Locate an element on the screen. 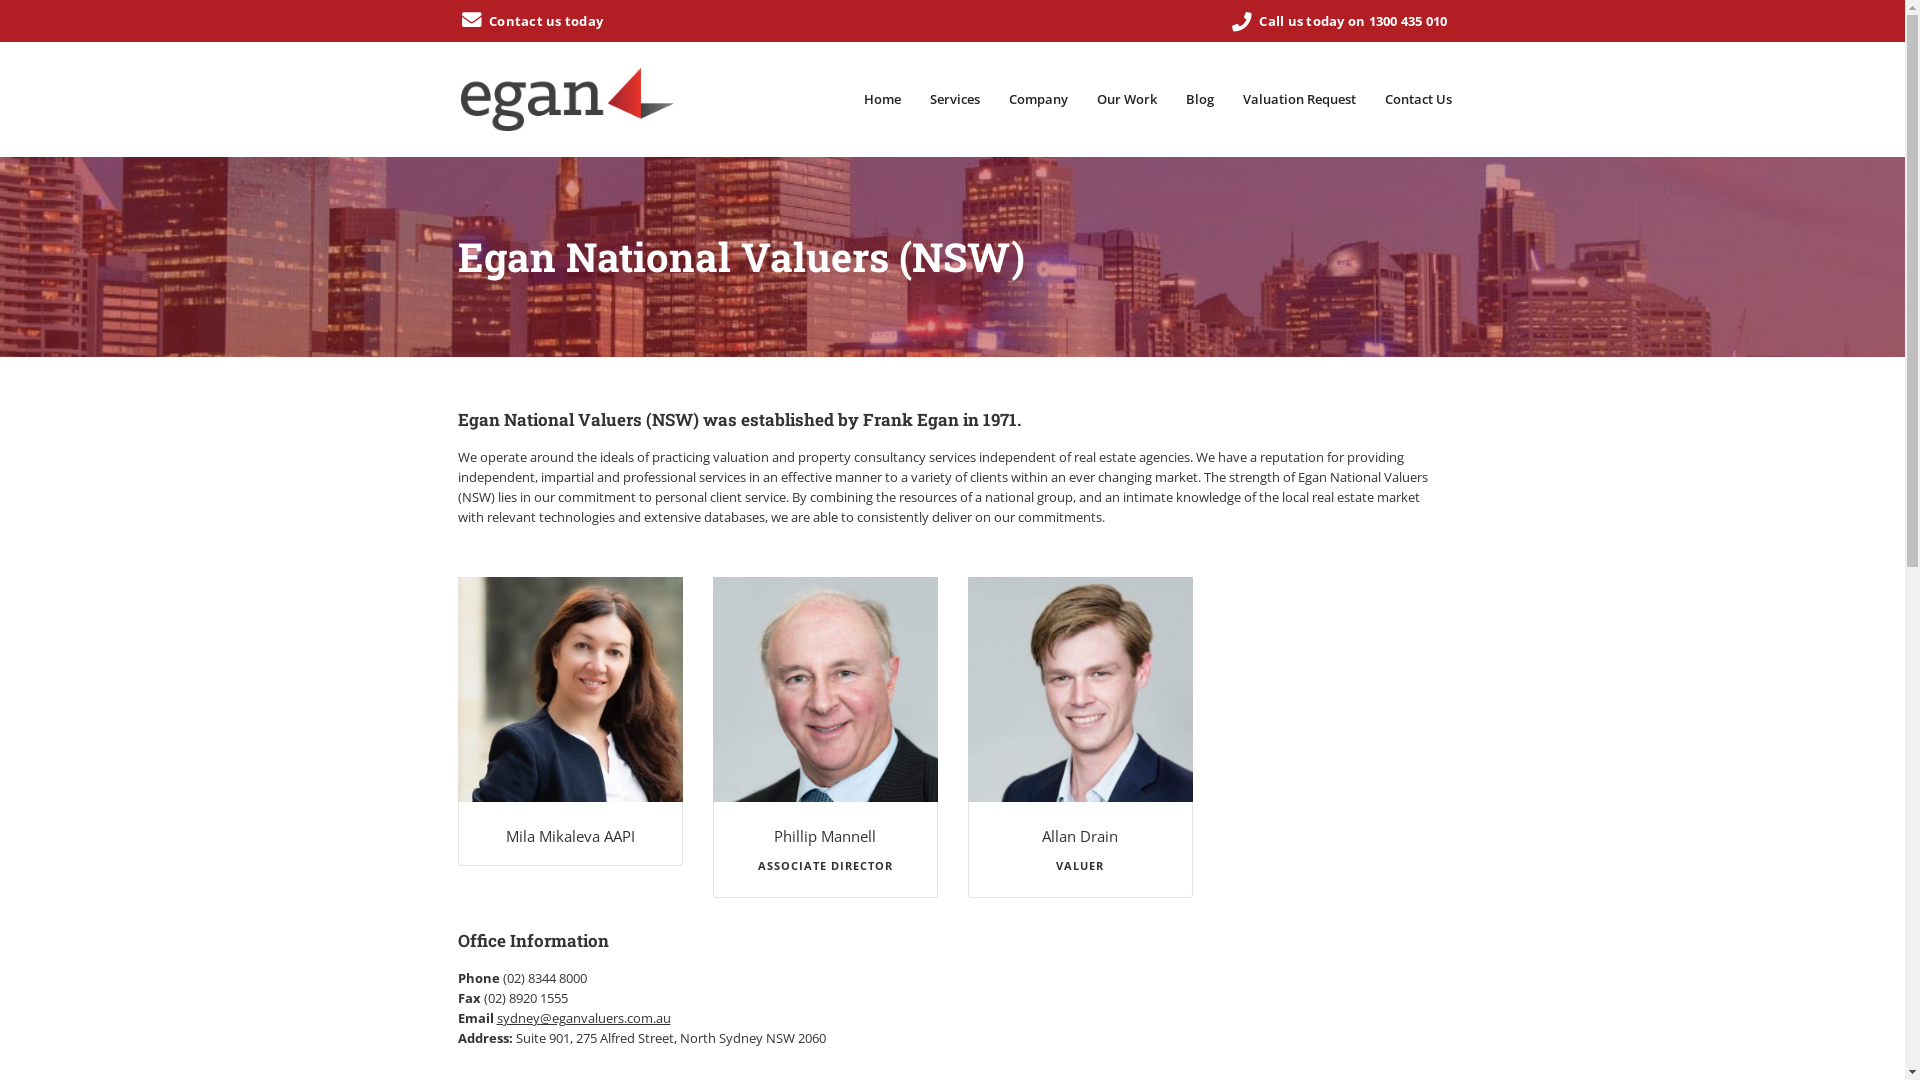  'Contact us today' is located at coordinates (531, 20).